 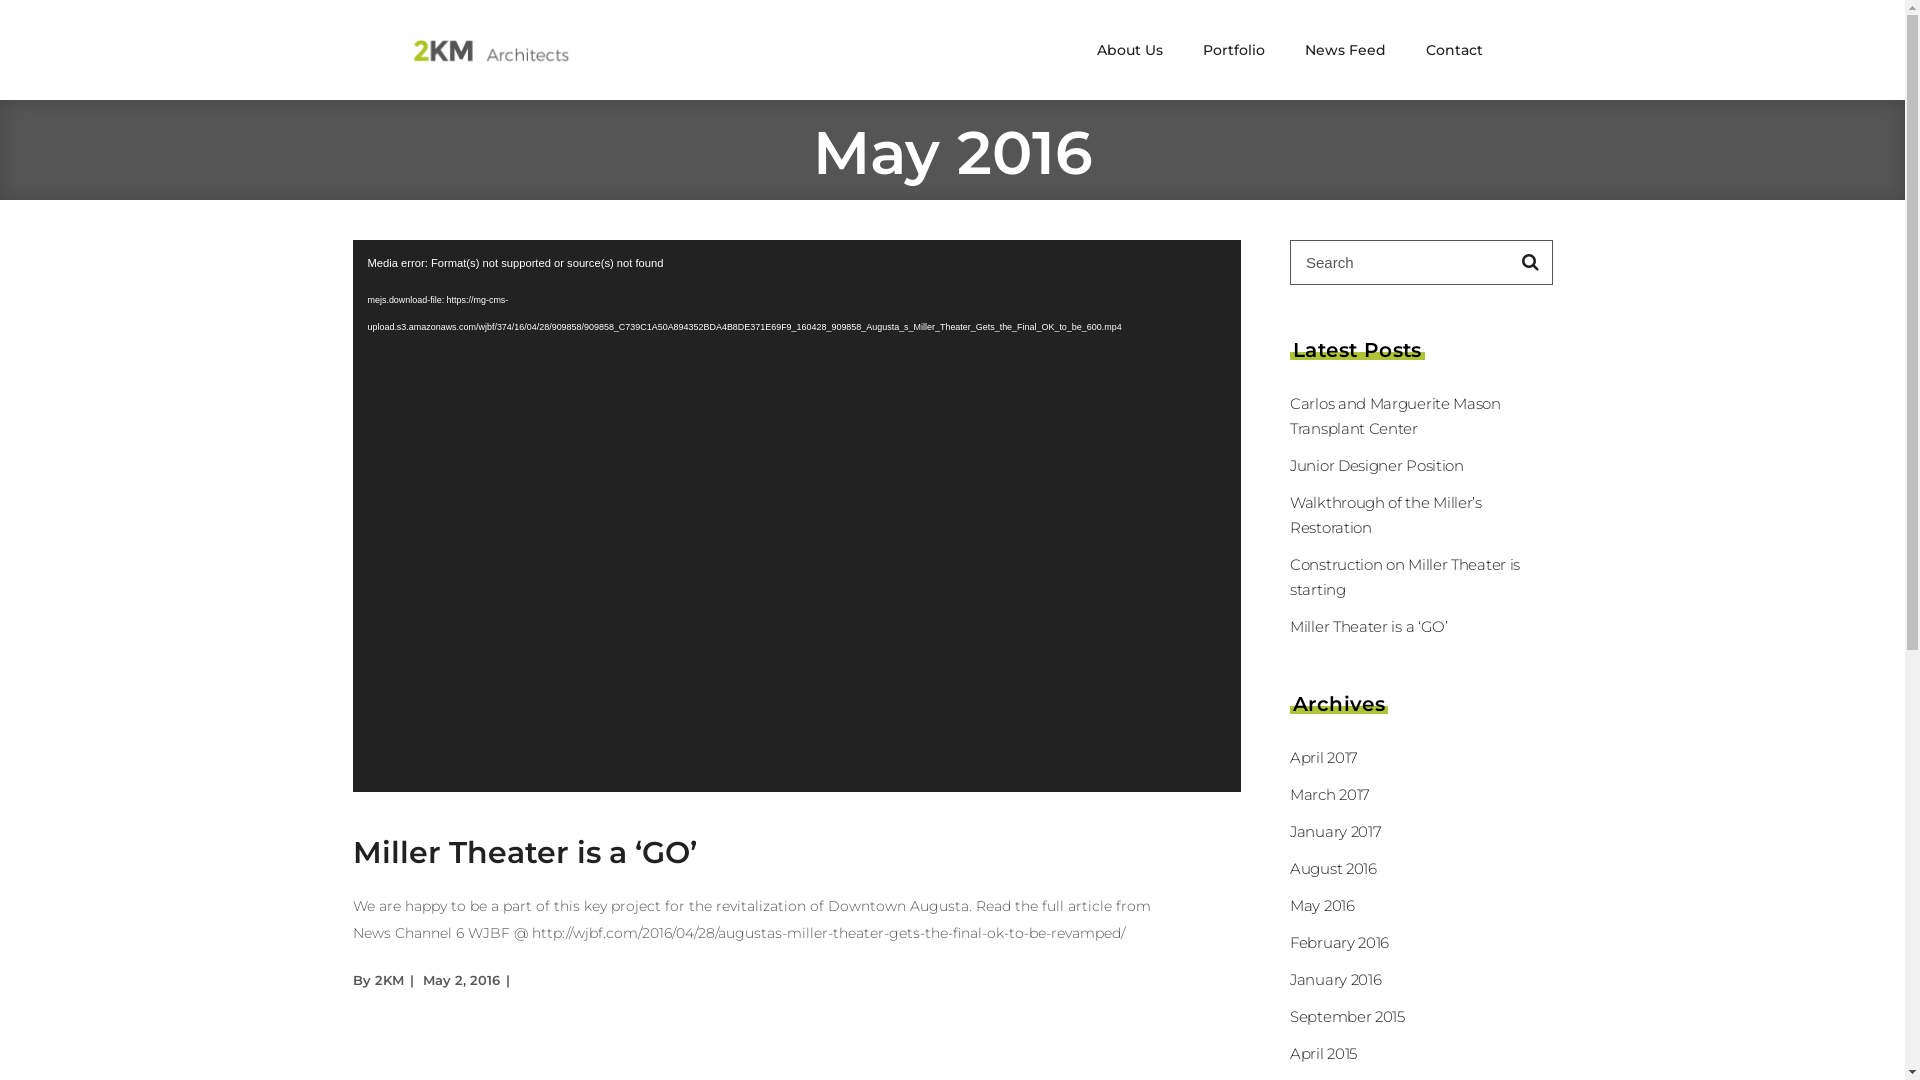 I want to click on 'April 2017', so click(x=1324, y=757).